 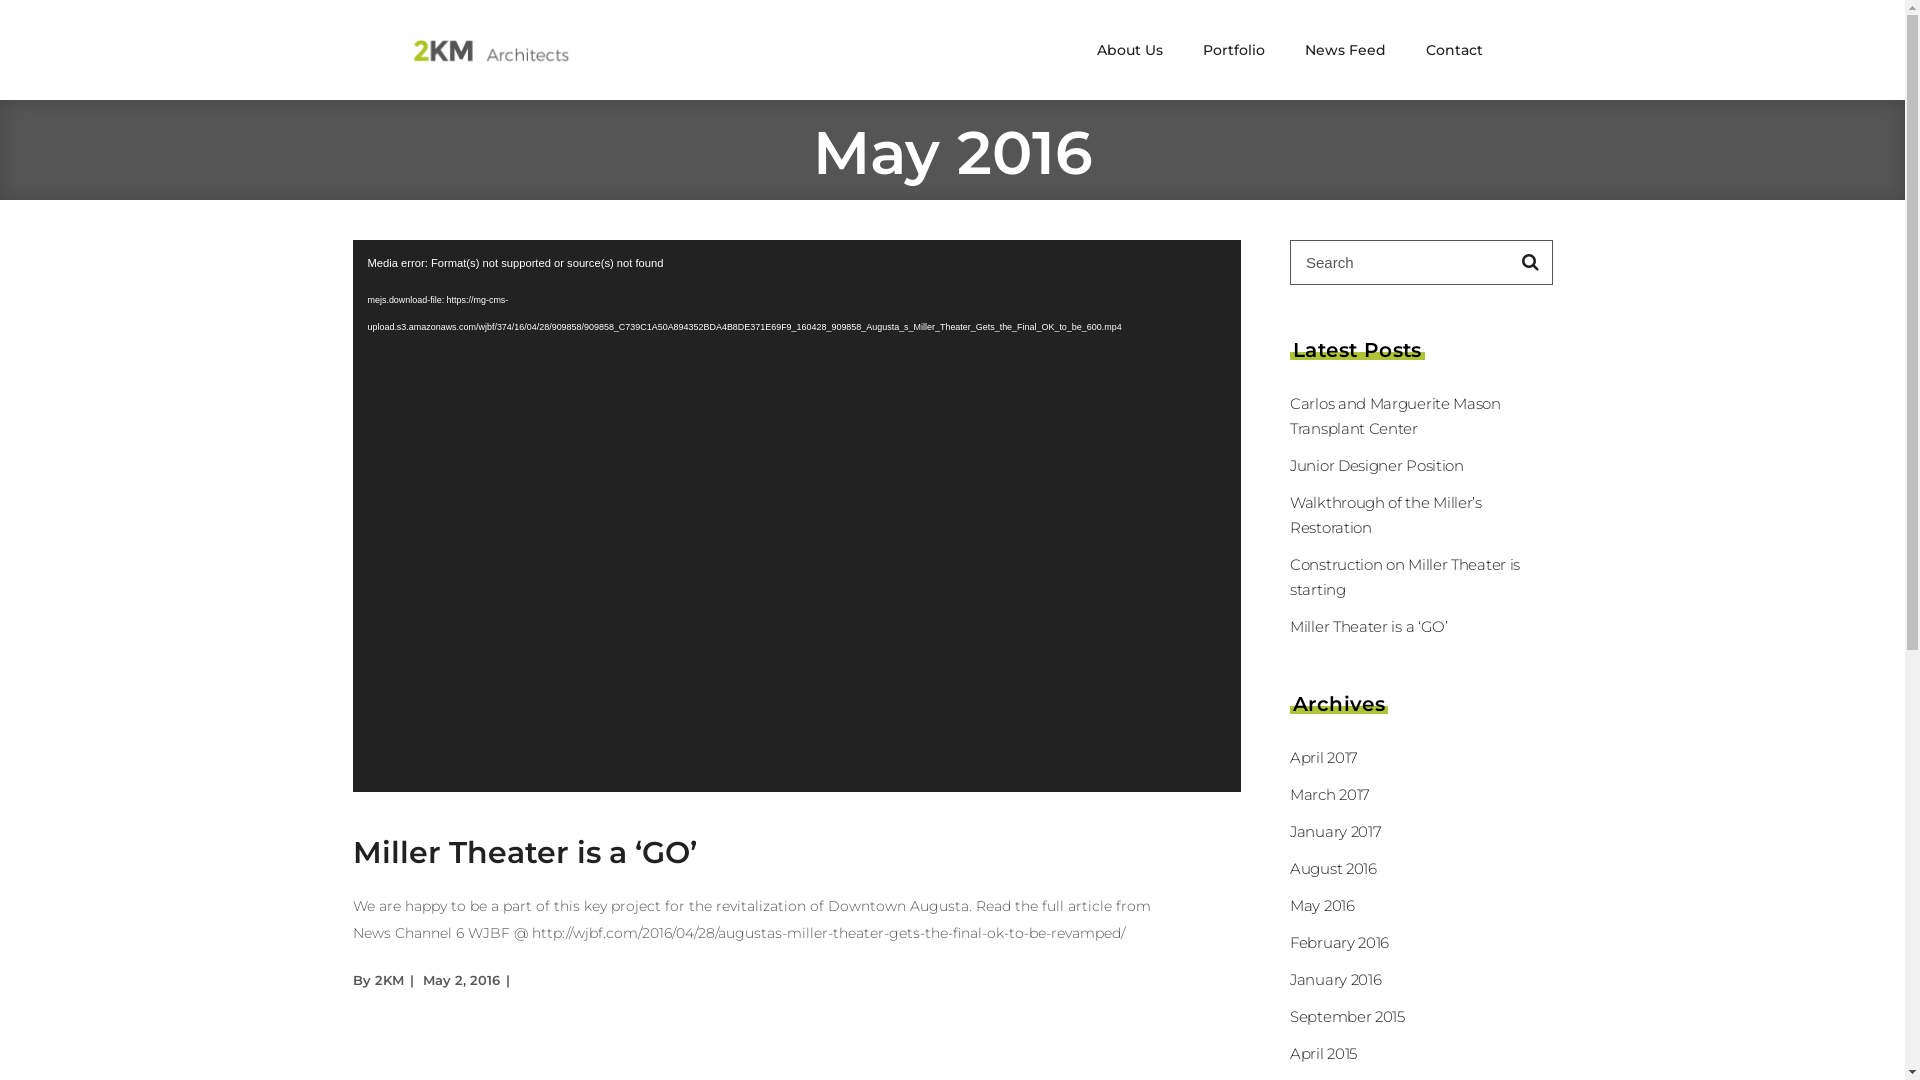 I want to click on 'April 2017', so click(x=1324, y=757).